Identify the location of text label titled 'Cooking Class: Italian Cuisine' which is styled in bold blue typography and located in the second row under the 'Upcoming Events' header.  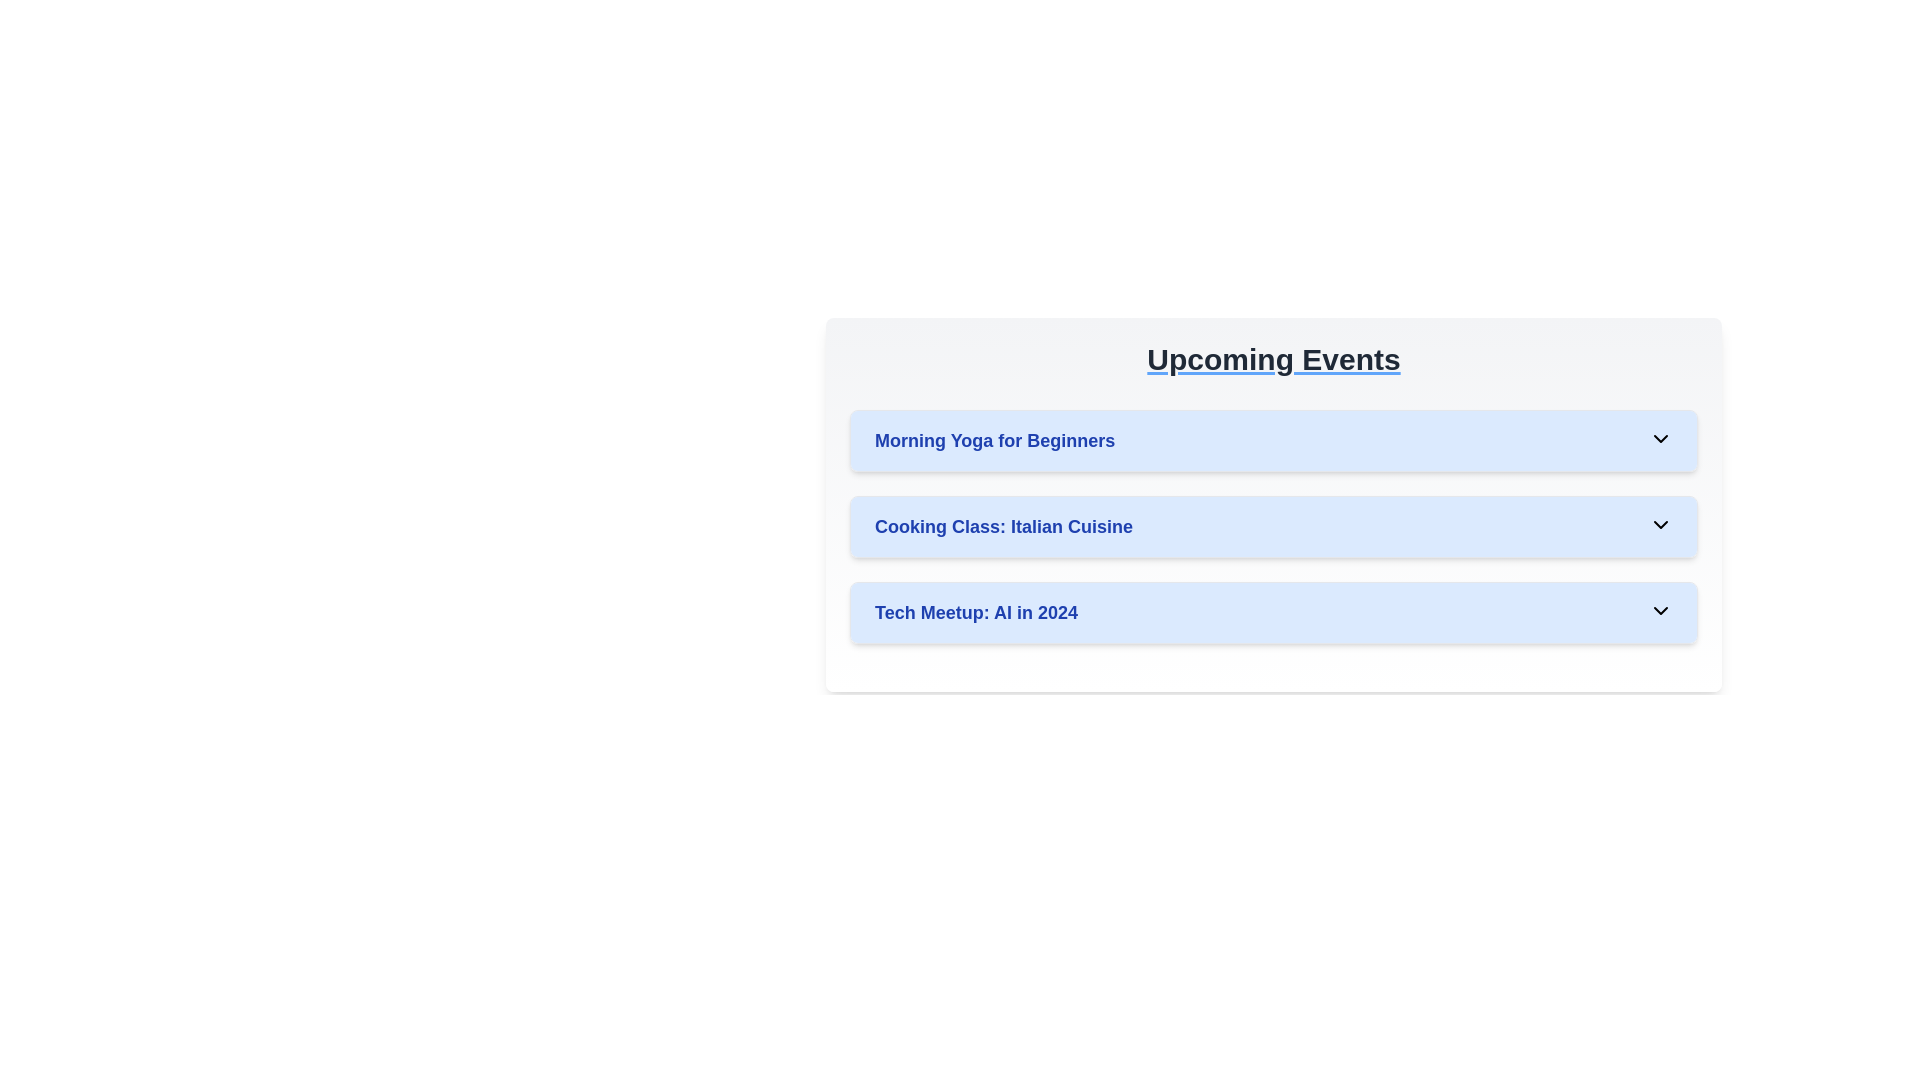
(1003, 526).